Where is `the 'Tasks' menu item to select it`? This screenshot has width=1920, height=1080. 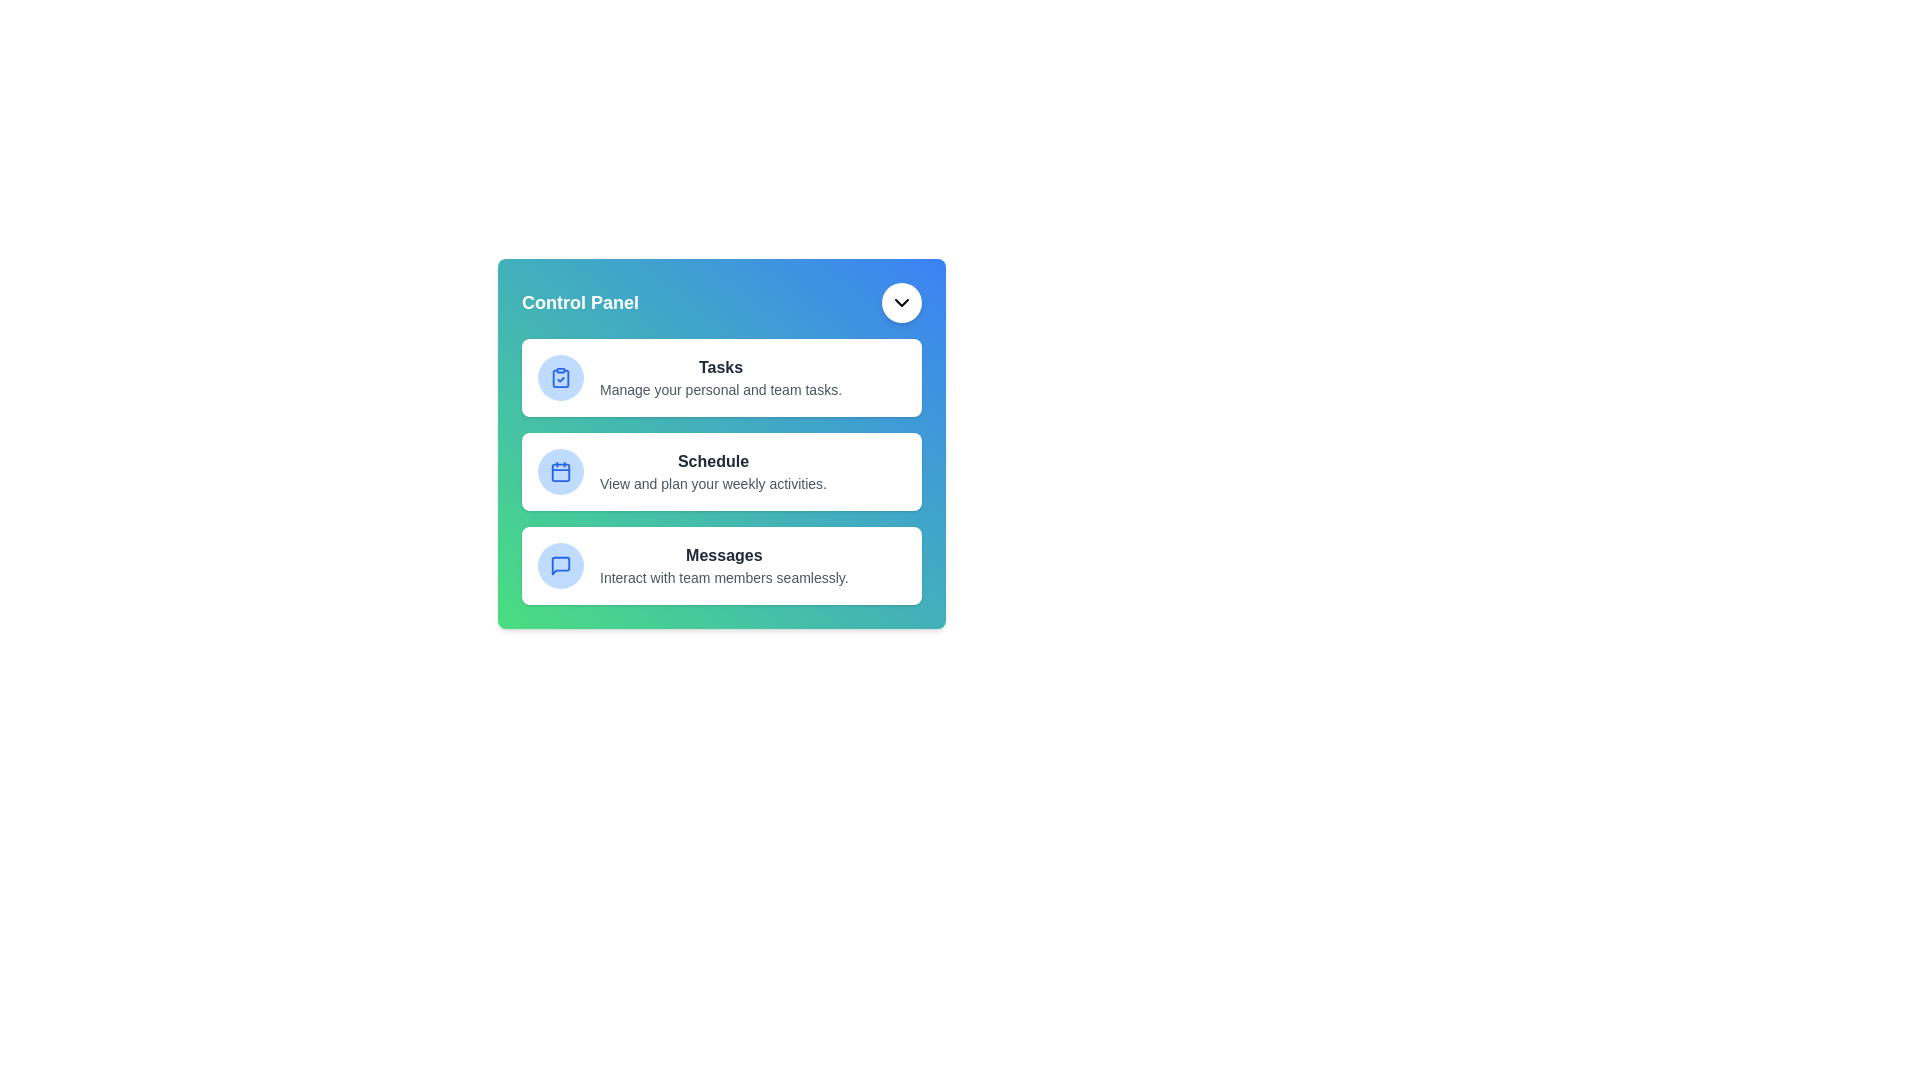 the 'Tasks' menu item to select it is located at coordinates (720, 378).